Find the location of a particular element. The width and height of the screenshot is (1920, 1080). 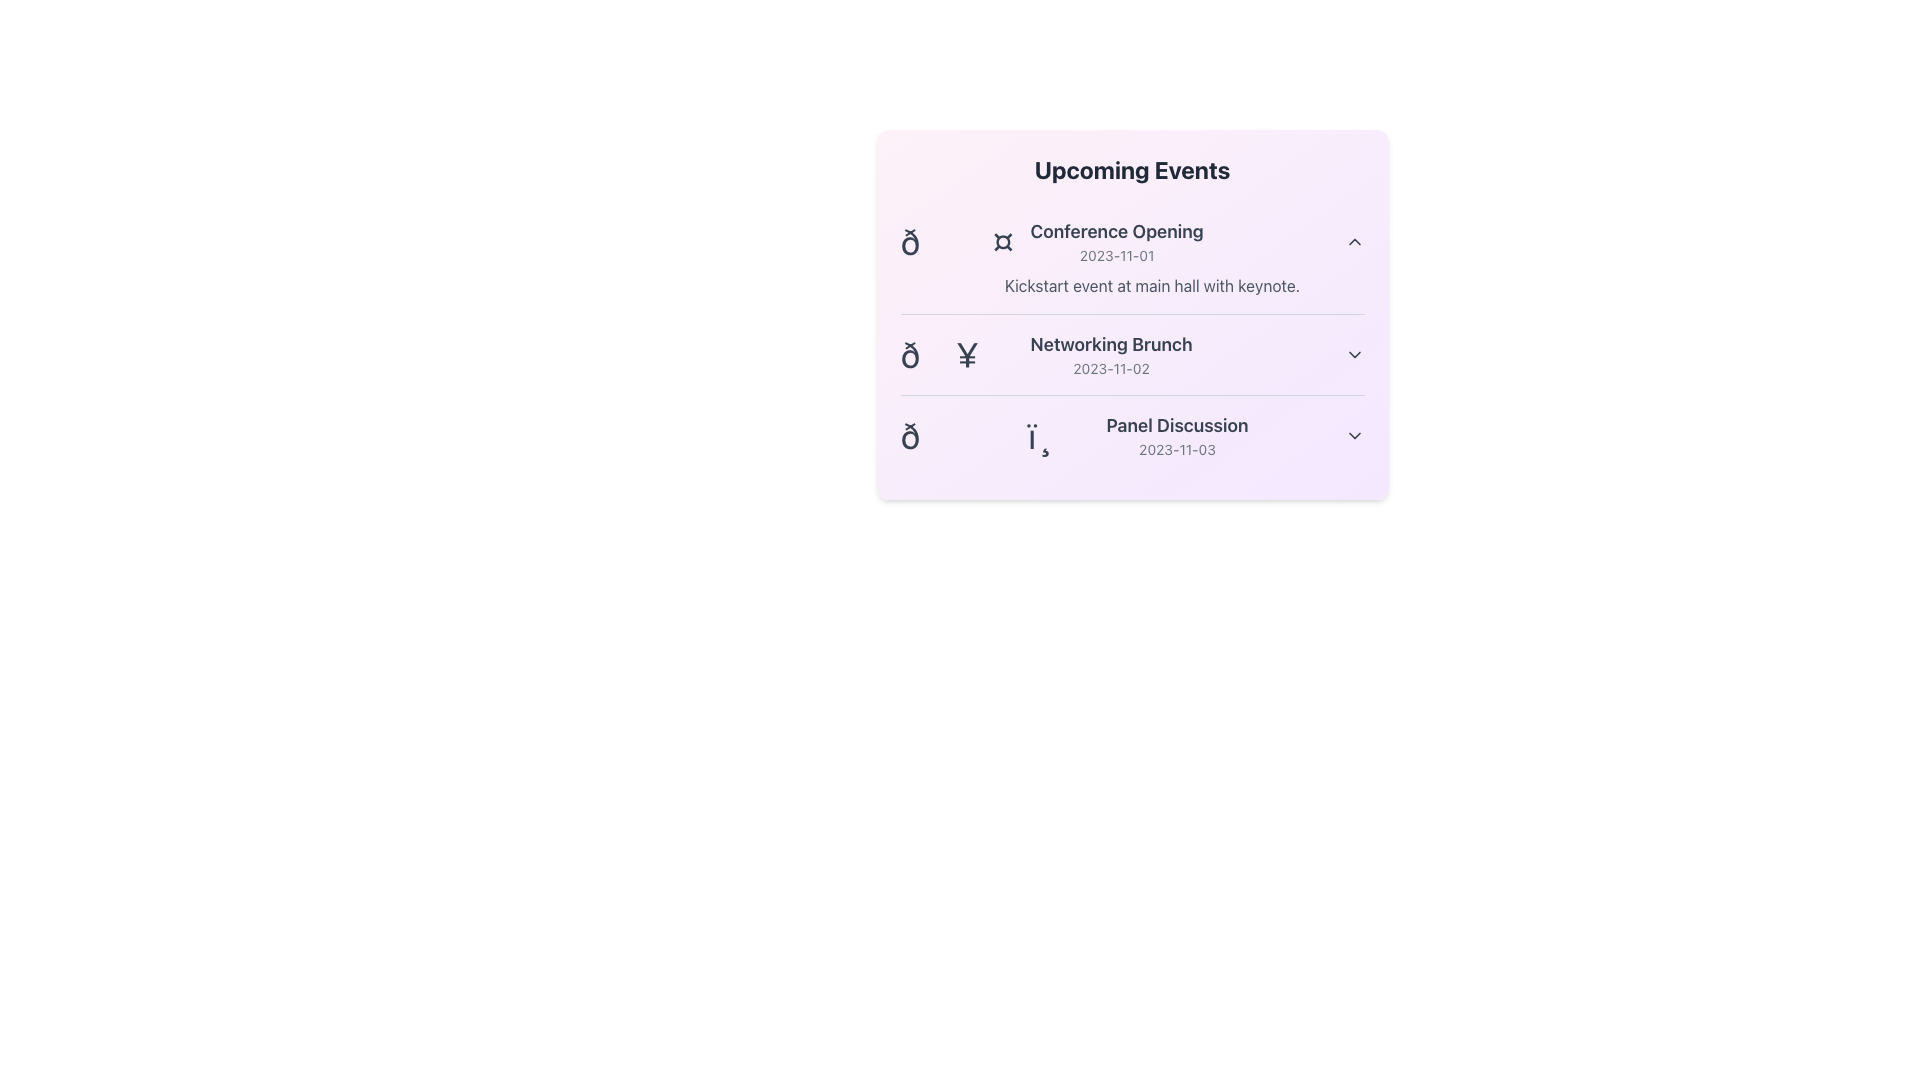

the chevron icon is located at coordinates (1354, 241).